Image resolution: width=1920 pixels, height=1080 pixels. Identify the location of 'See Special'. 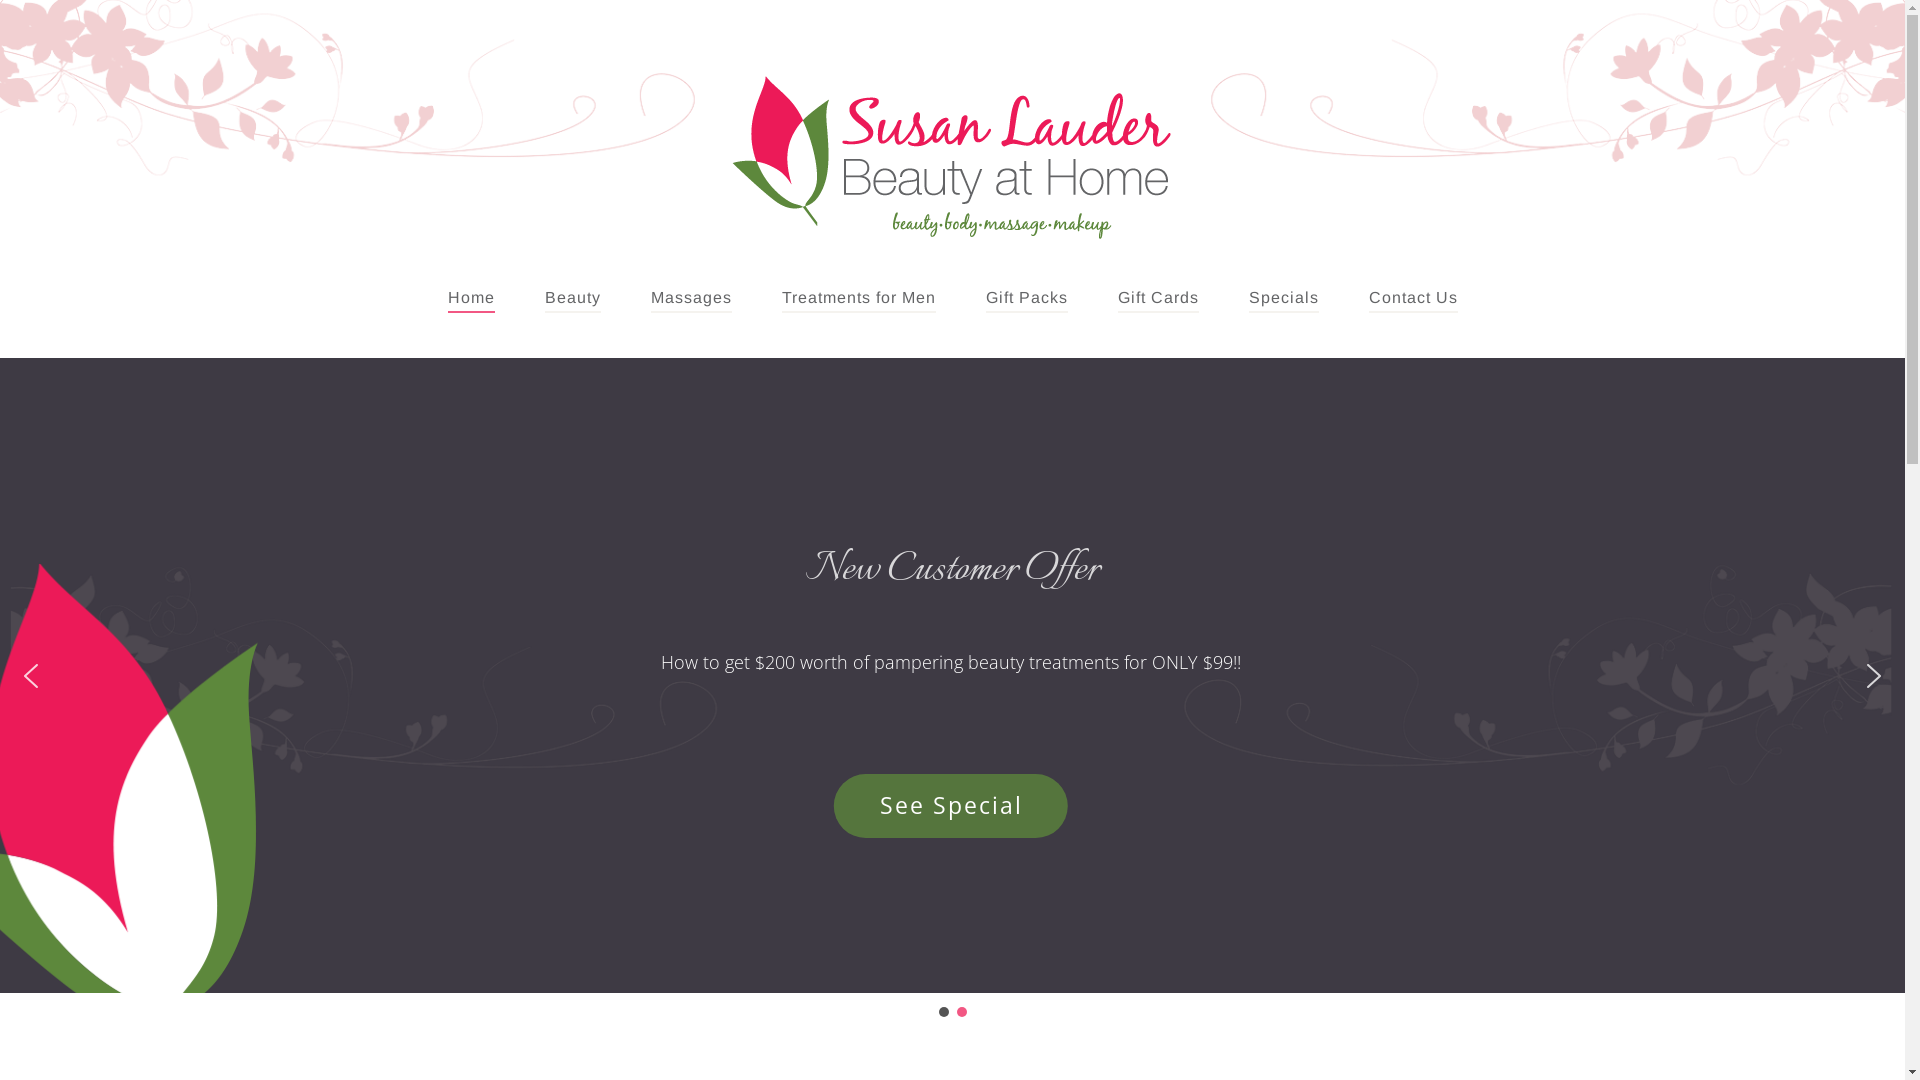
(949, 805).